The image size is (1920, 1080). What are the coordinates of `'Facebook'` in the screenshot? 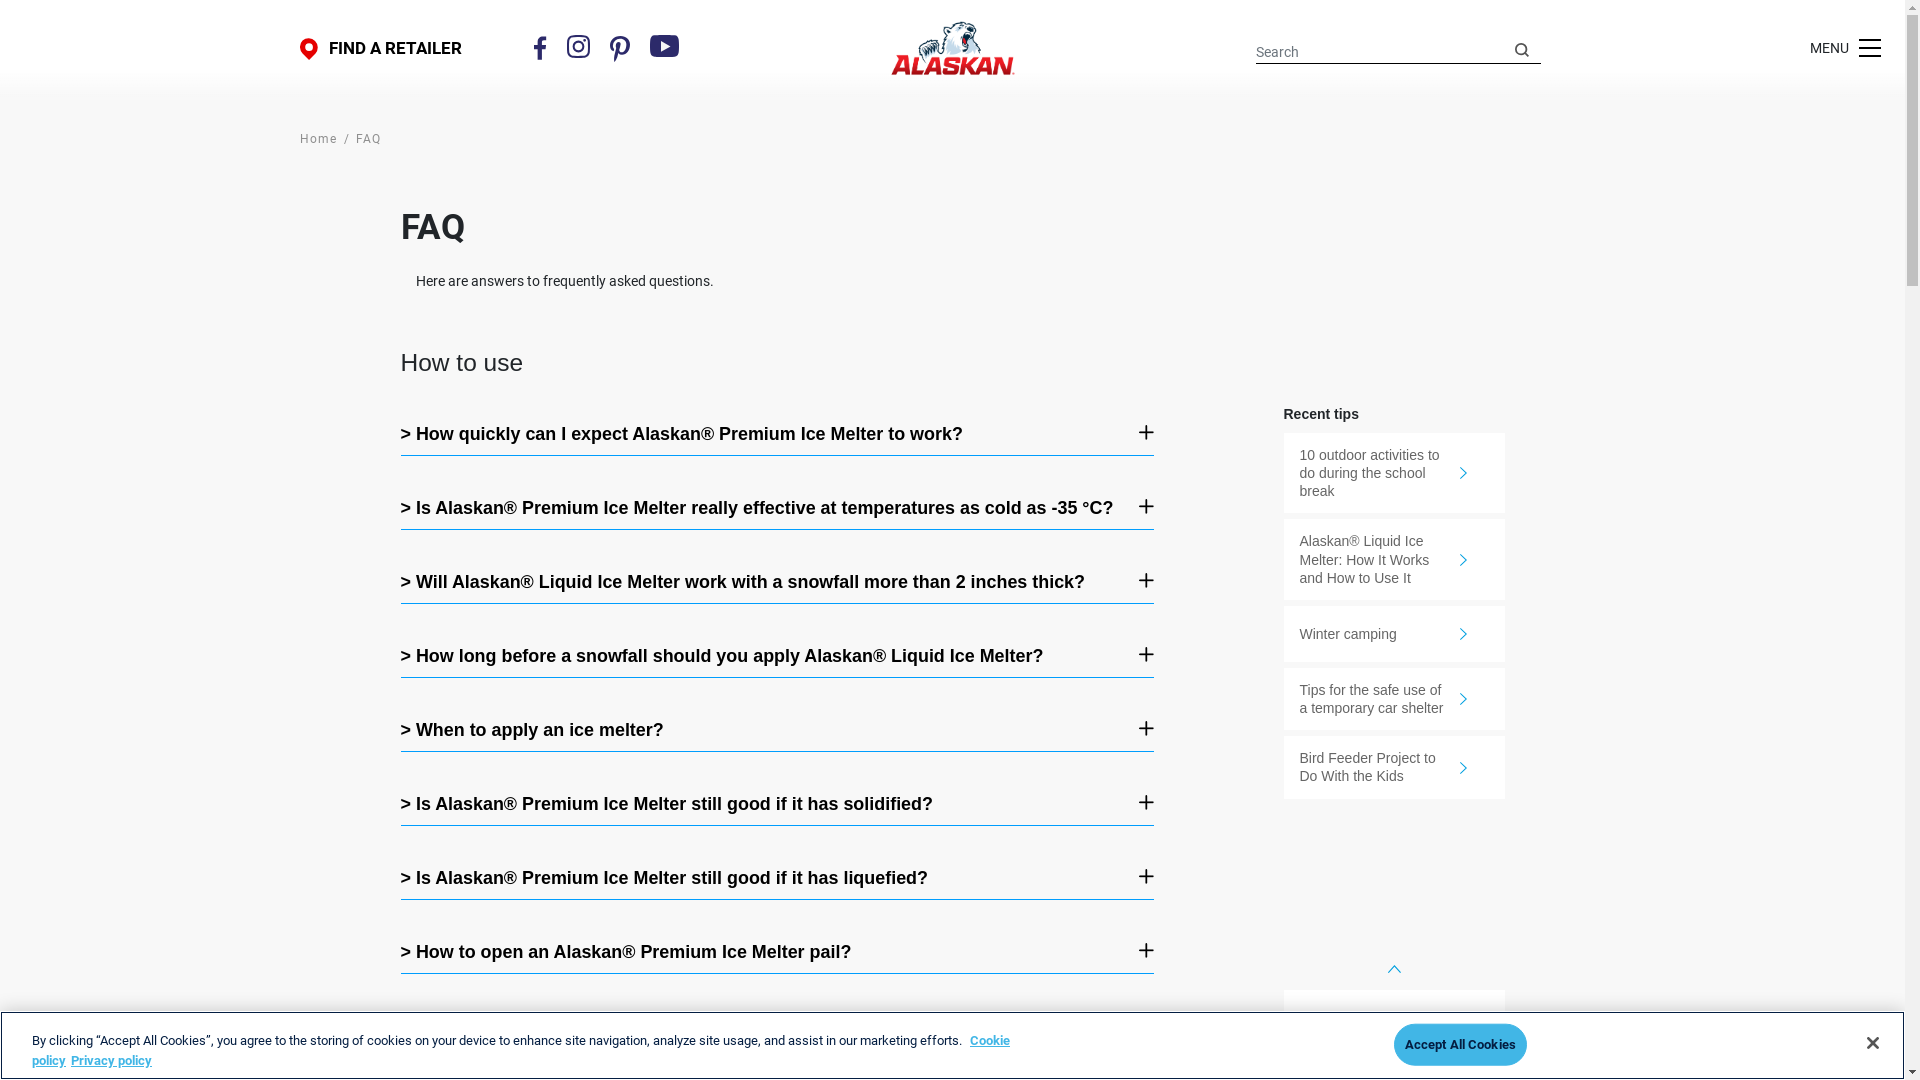 It's located at (533, 46).